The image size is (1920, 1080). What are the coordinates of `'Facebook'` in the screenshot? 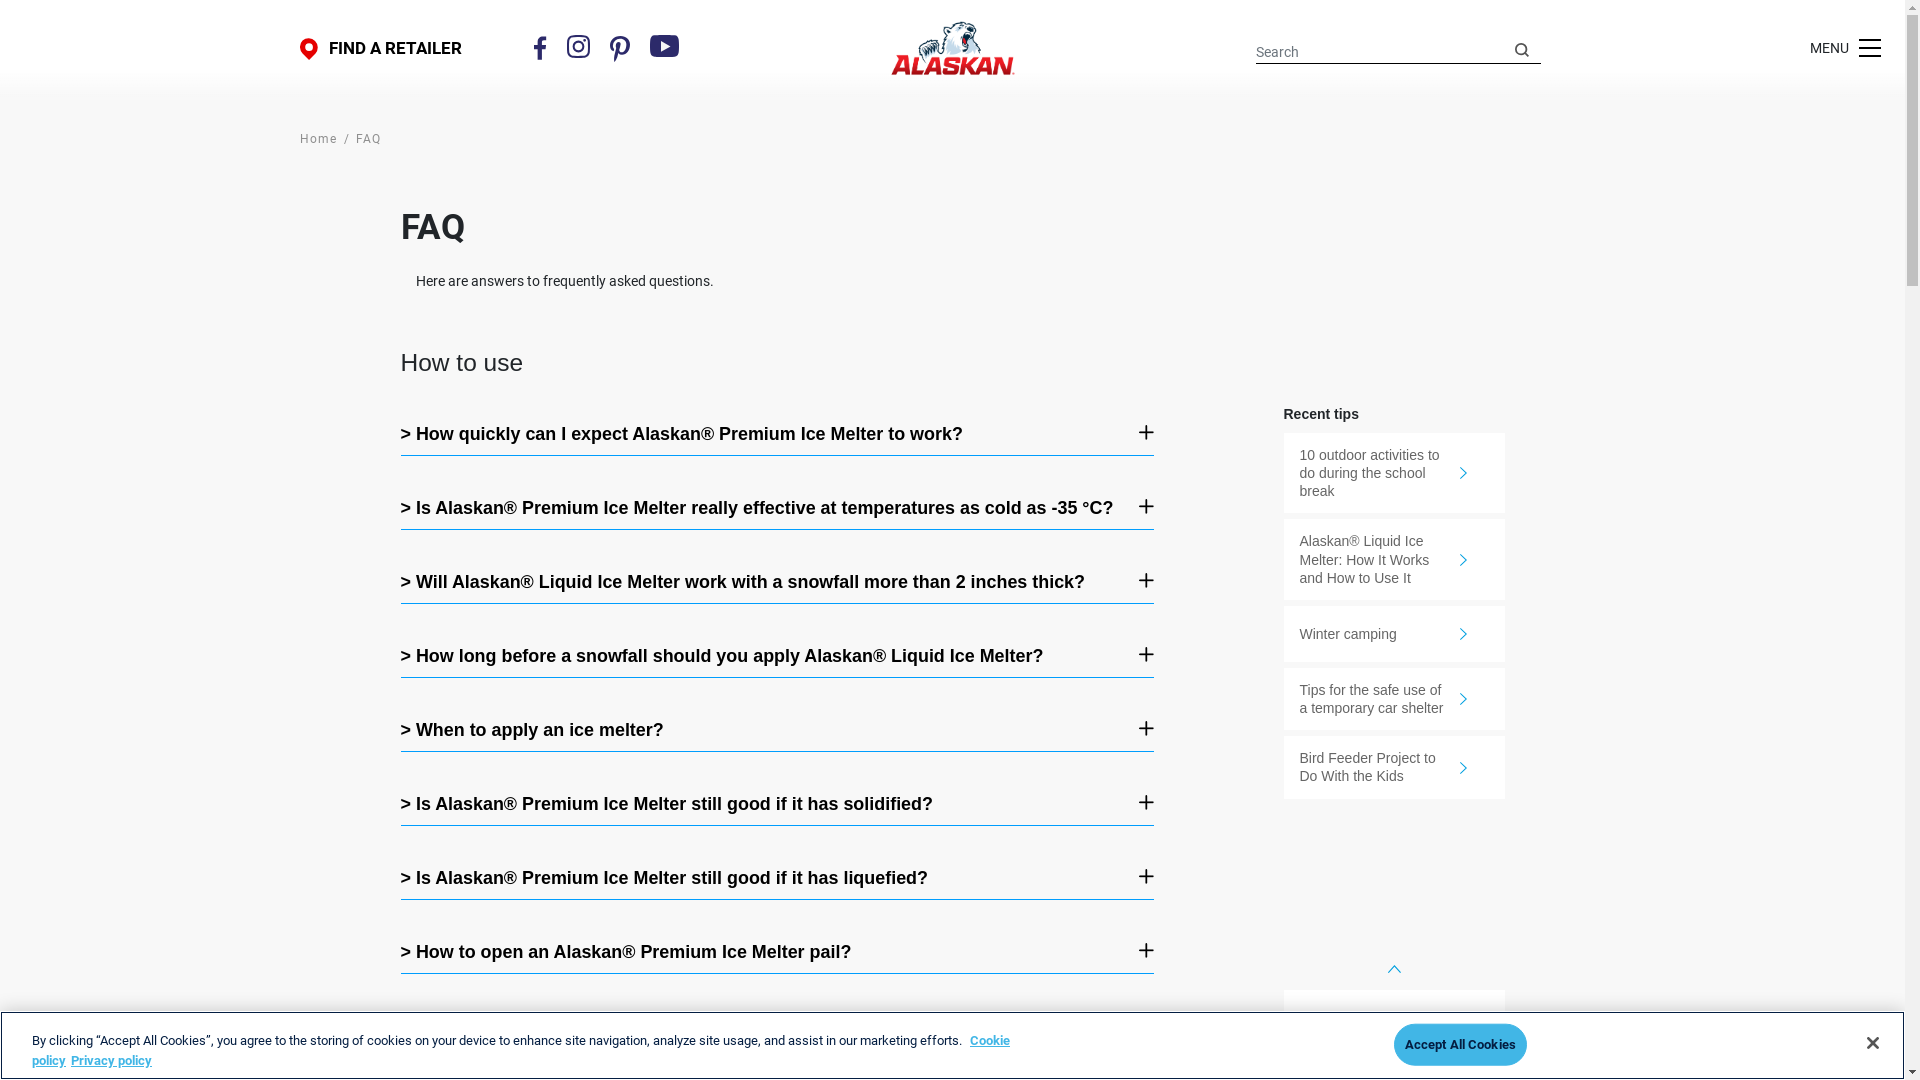 It's located at (533, 46).